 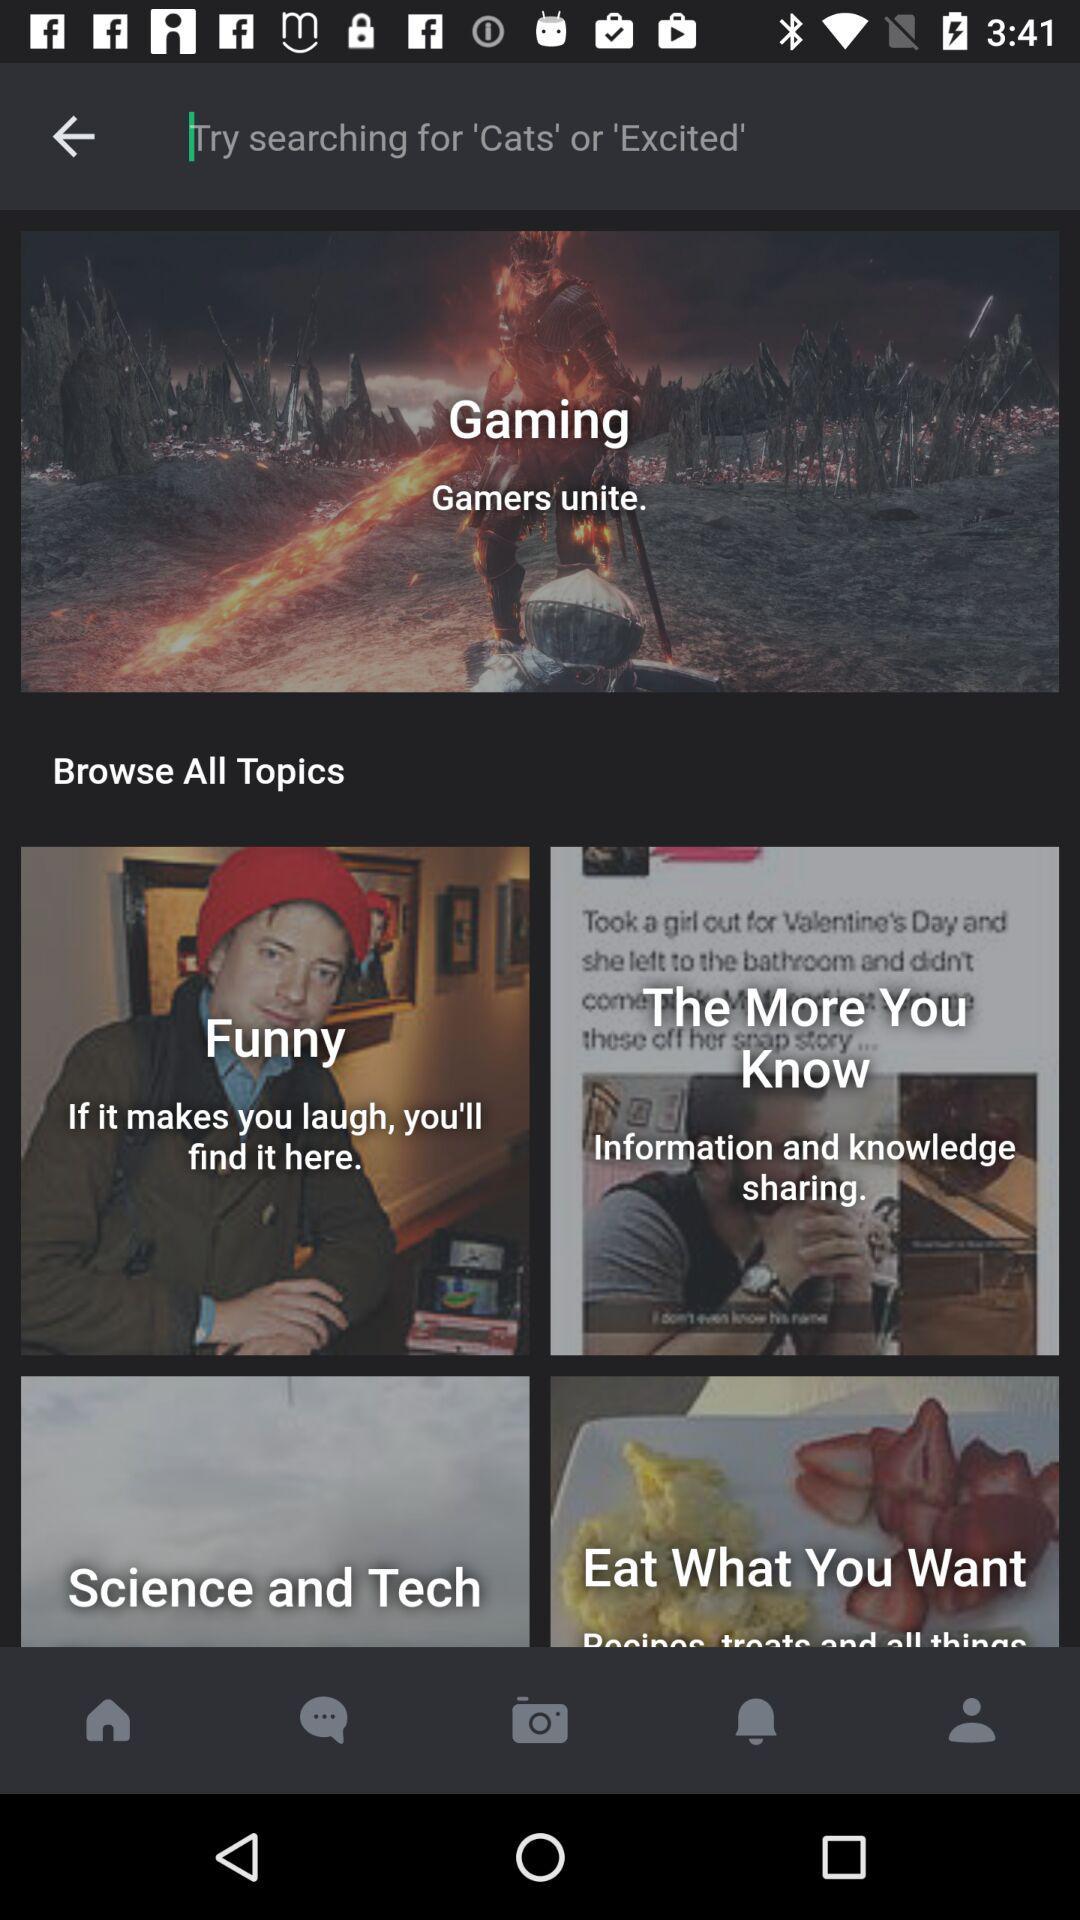 What do you see at coordinates (612, 135) in the screenshot?
I see `type search word` at bounding box center [612, 135].